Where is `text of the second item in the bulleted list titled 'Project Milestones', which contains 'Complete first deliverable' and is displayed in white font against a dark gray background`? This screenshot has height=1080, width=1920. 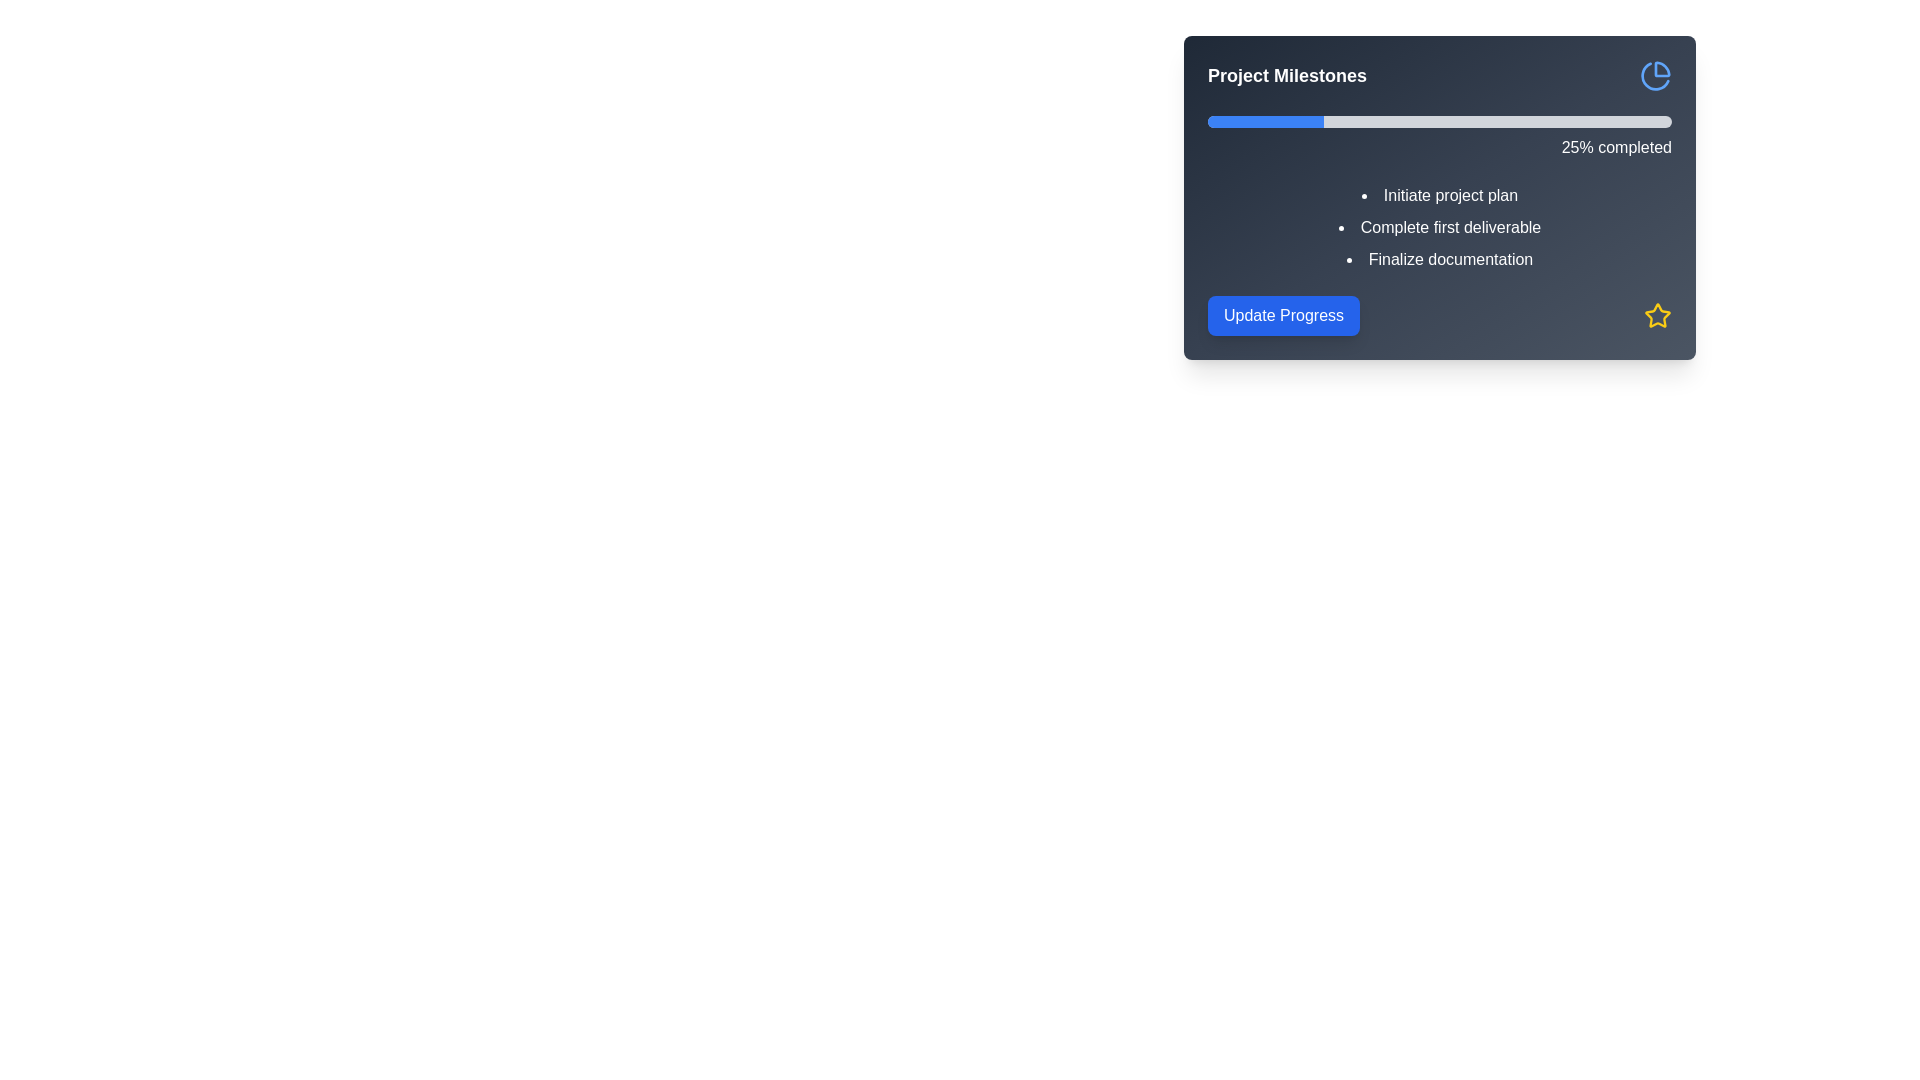 text of the second item in the bulleted list titled 'Project Milestones', which contains 'Complete first deliverable' and is displayed in white font against a dark gray background is located at coordinates (1440, 226).